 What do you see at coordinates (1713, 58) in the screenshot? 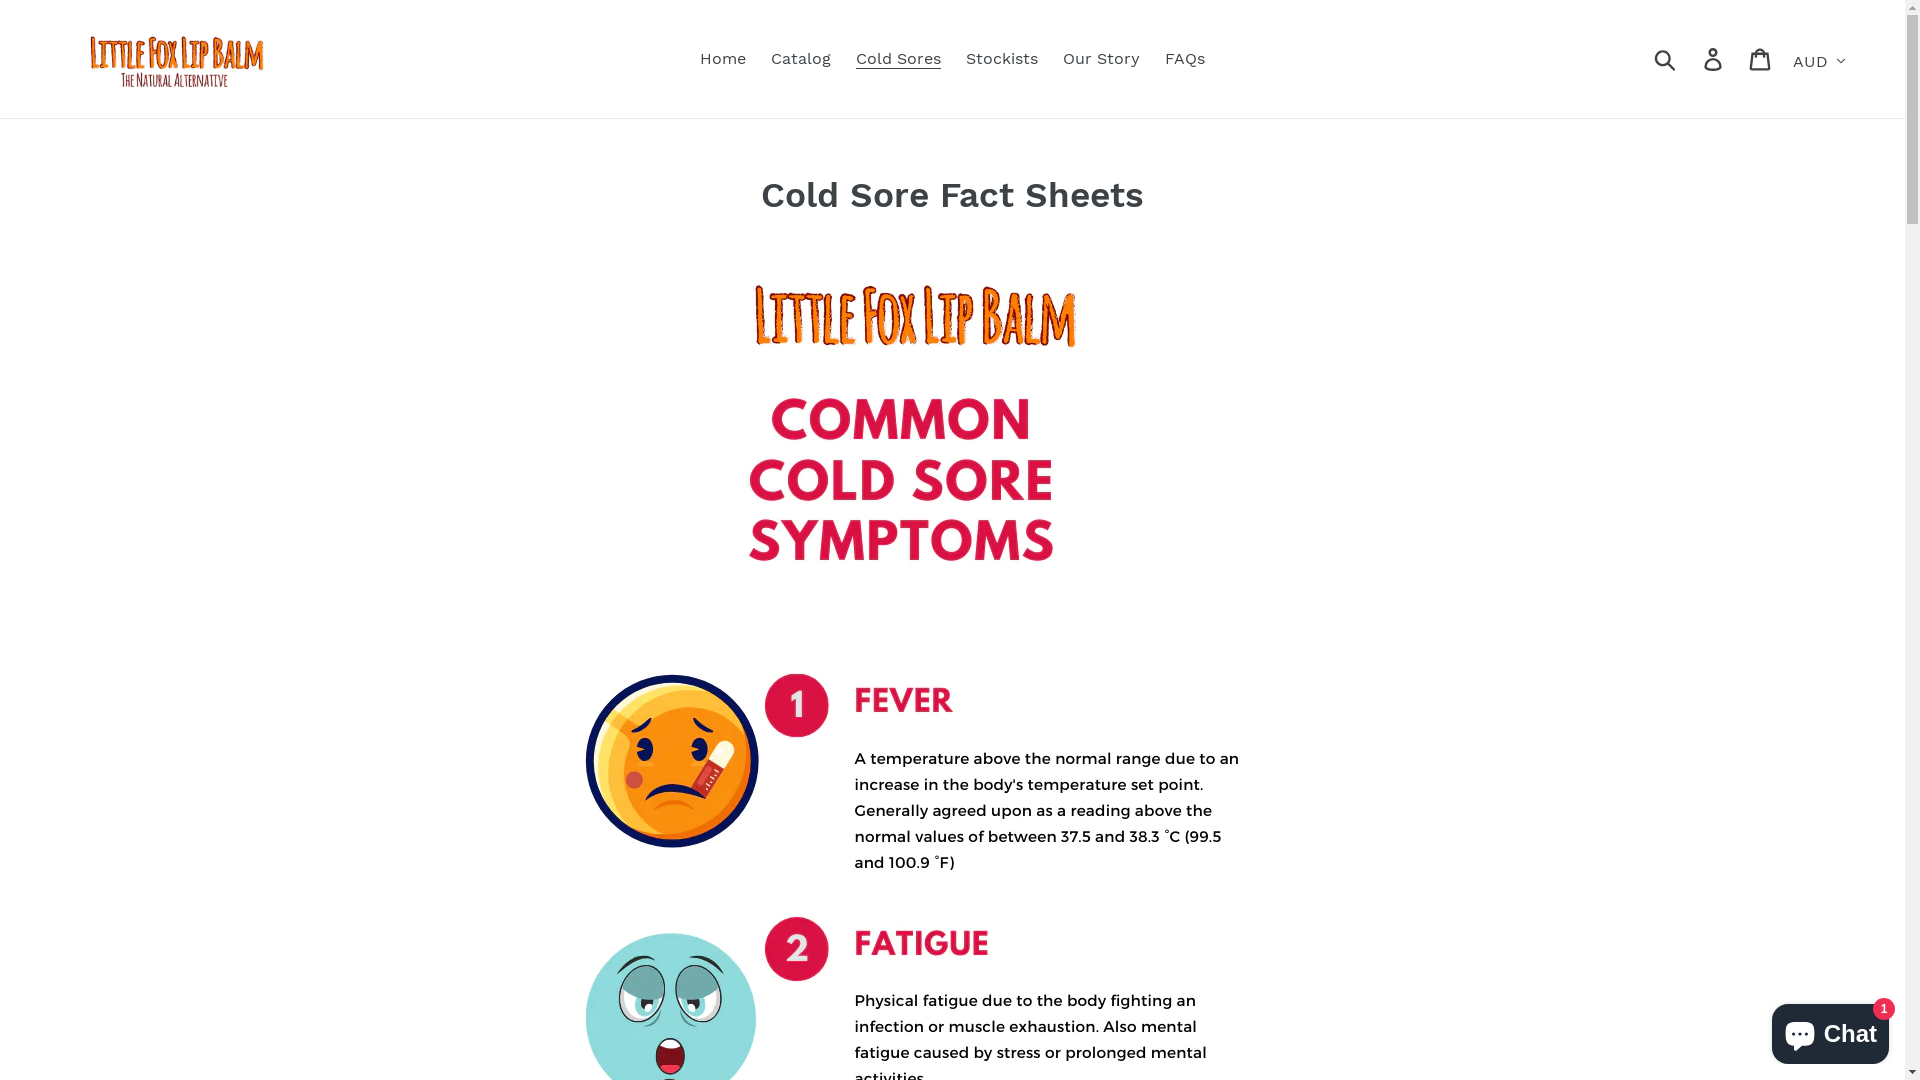
I see `'Log in'` at bounding box center [1713, 58].